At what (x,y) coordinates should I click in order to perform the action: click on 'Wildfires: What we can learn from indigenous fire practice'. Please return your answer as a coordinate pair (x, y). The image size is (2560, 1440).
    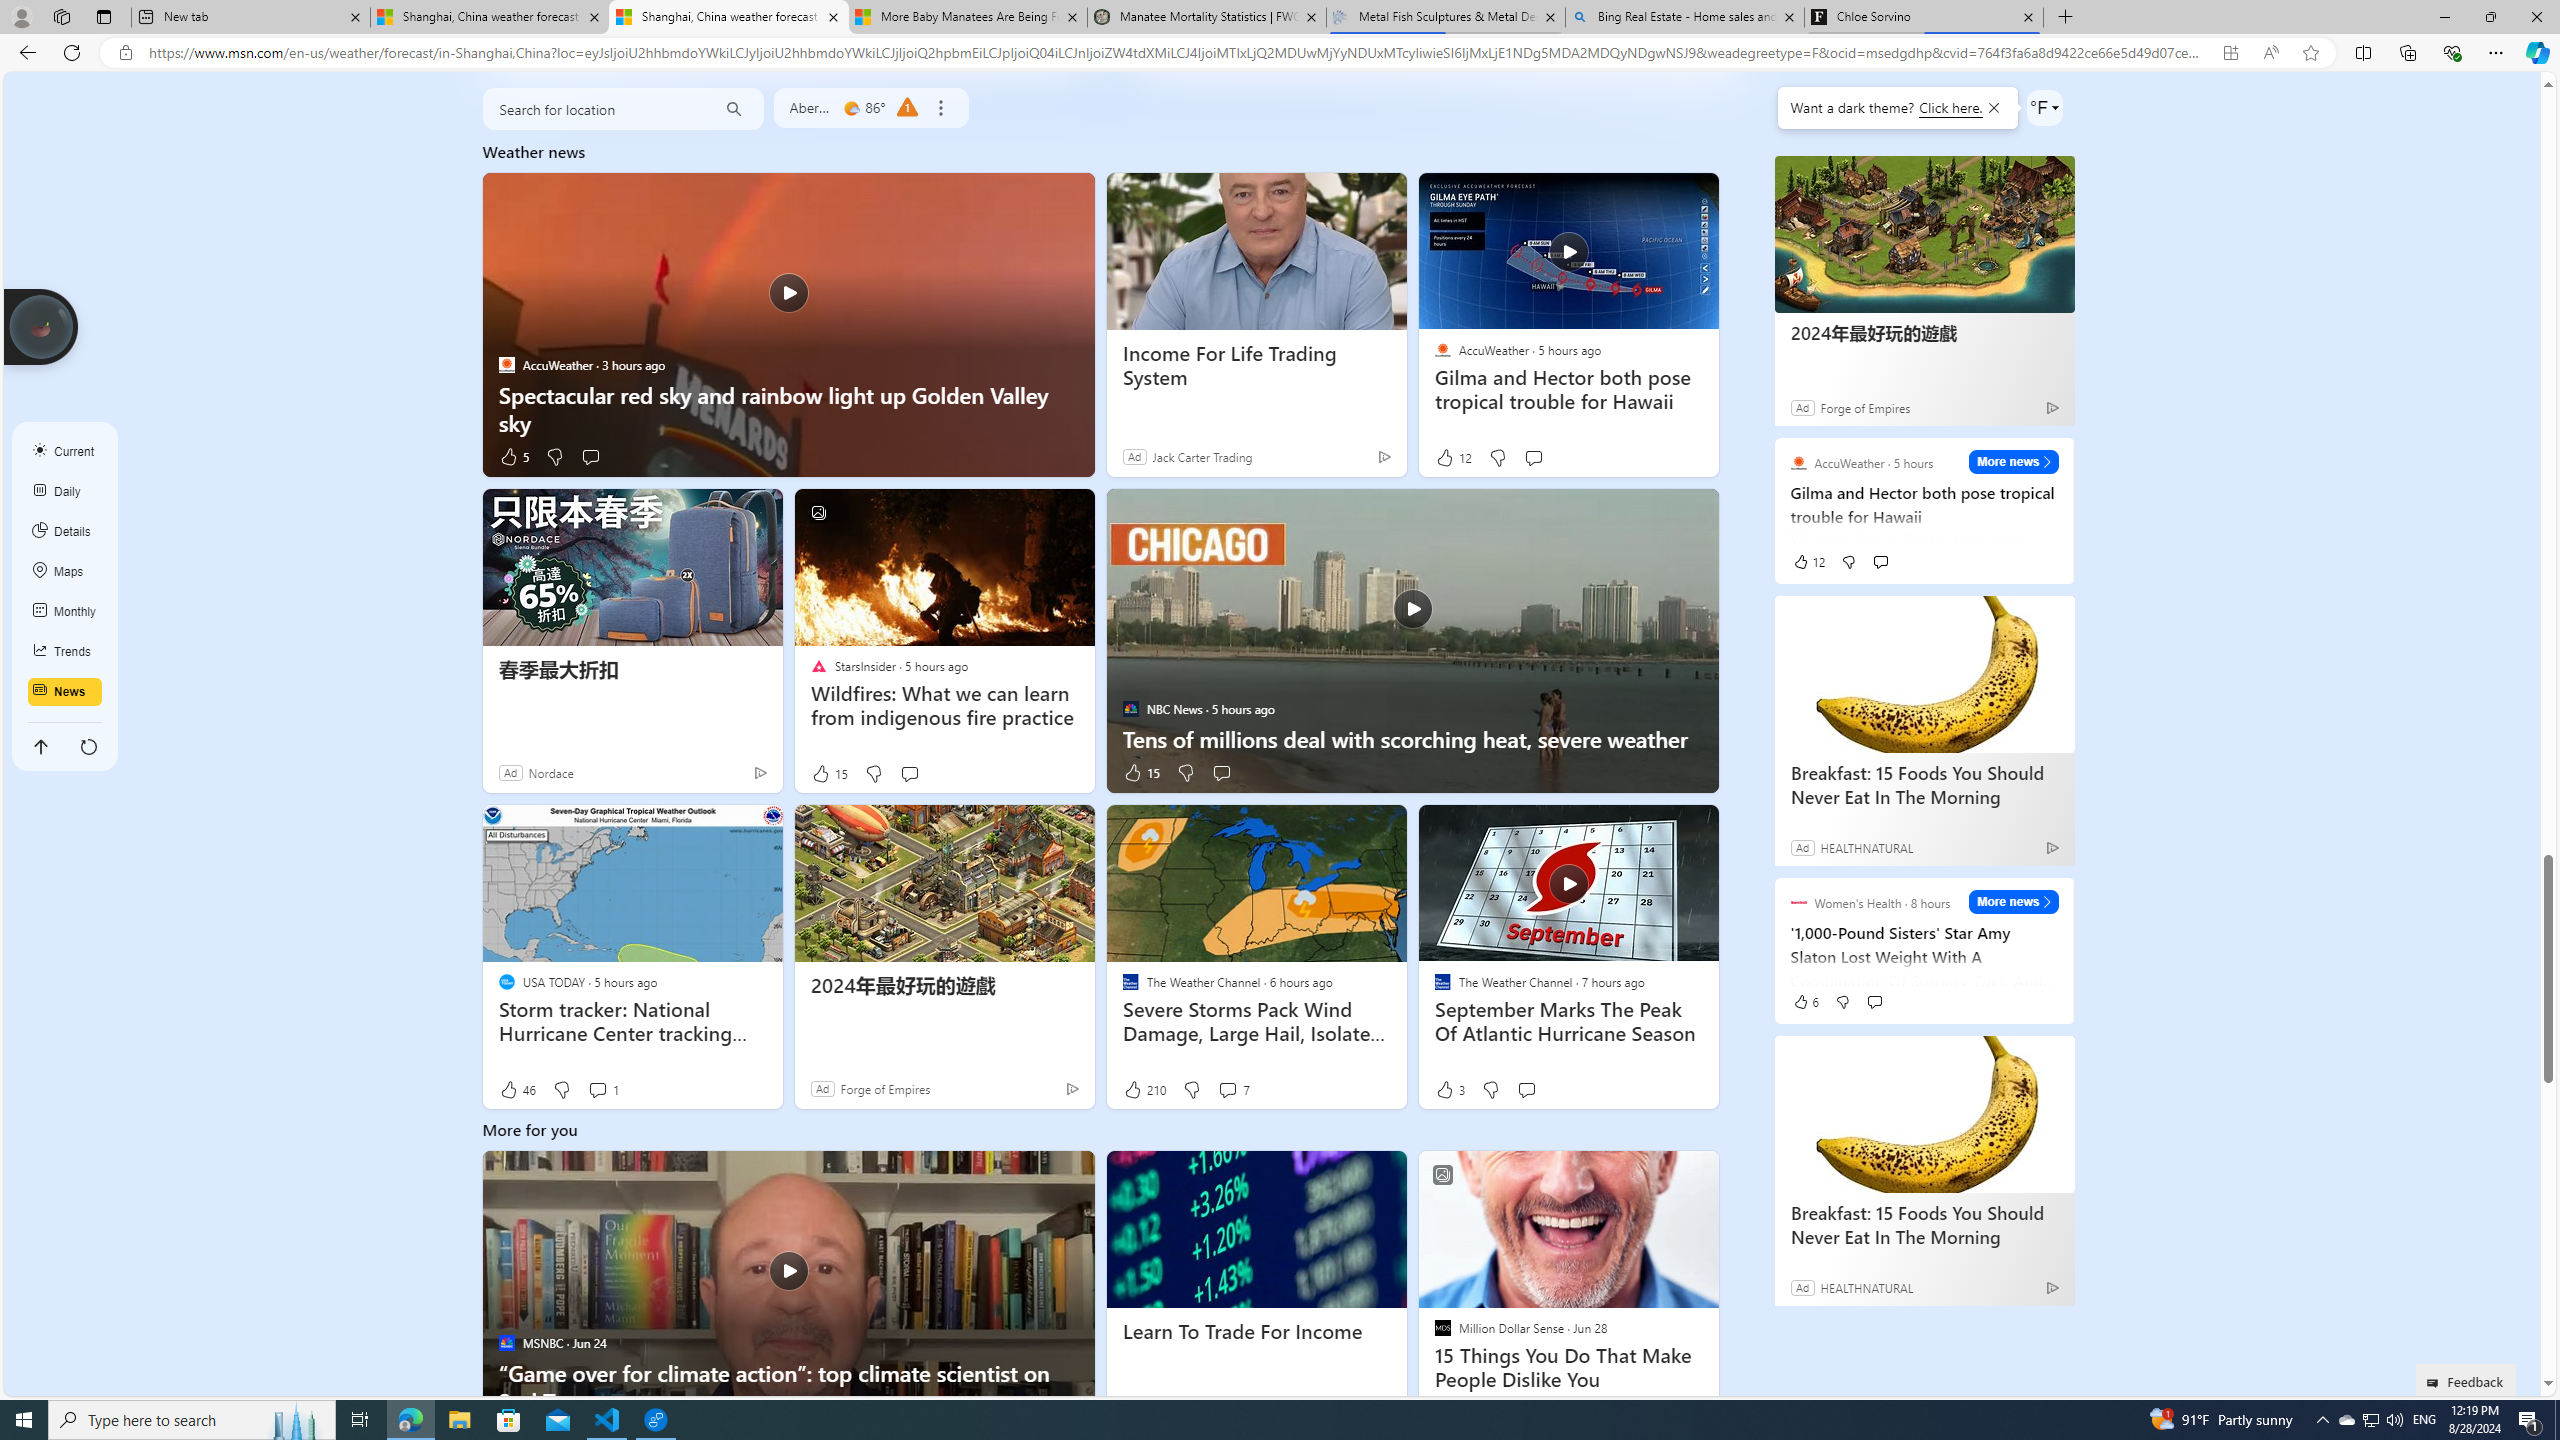
    Looking at the image, I should click on (942, 705).